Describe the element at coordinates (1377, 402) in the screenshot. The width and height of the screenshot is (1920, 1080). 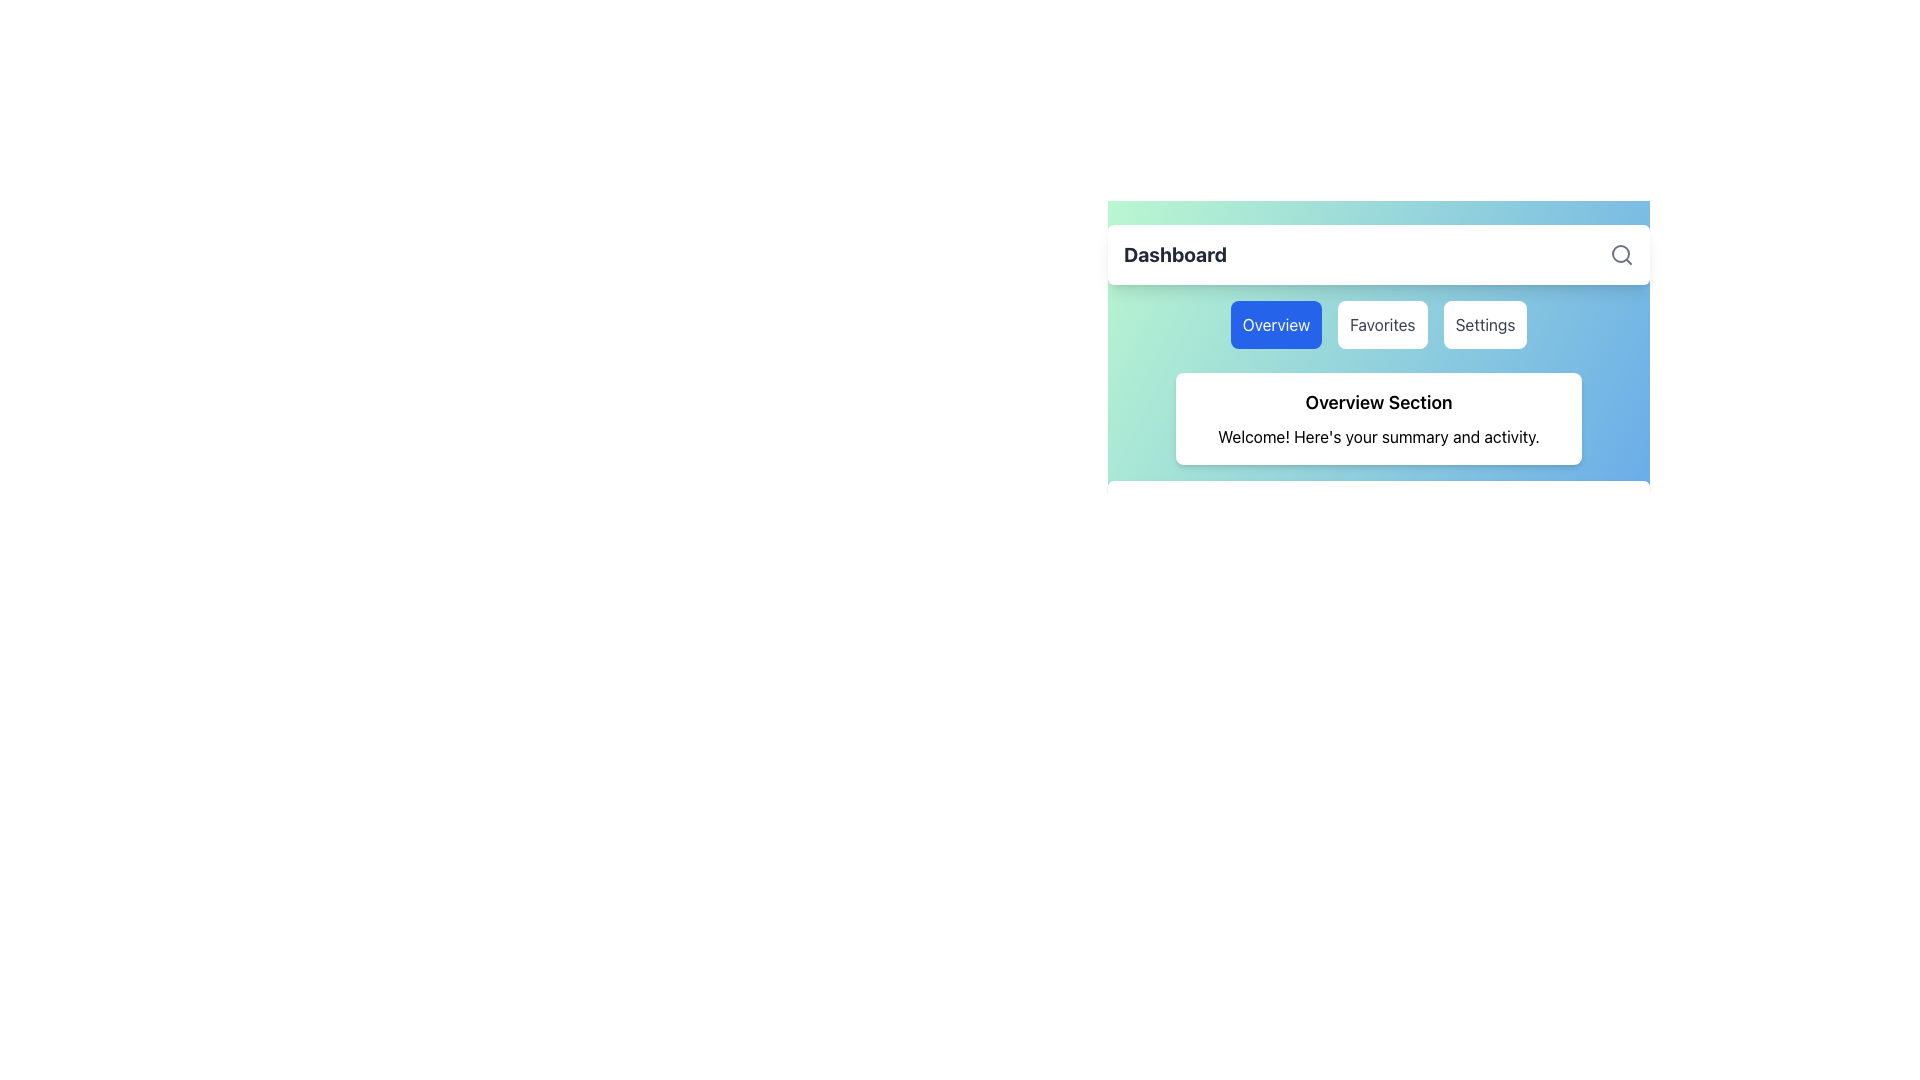
I see `the text label that serves as a header or title for the section, which is centrally aligned in a white card near the middle of the interface` at that location.